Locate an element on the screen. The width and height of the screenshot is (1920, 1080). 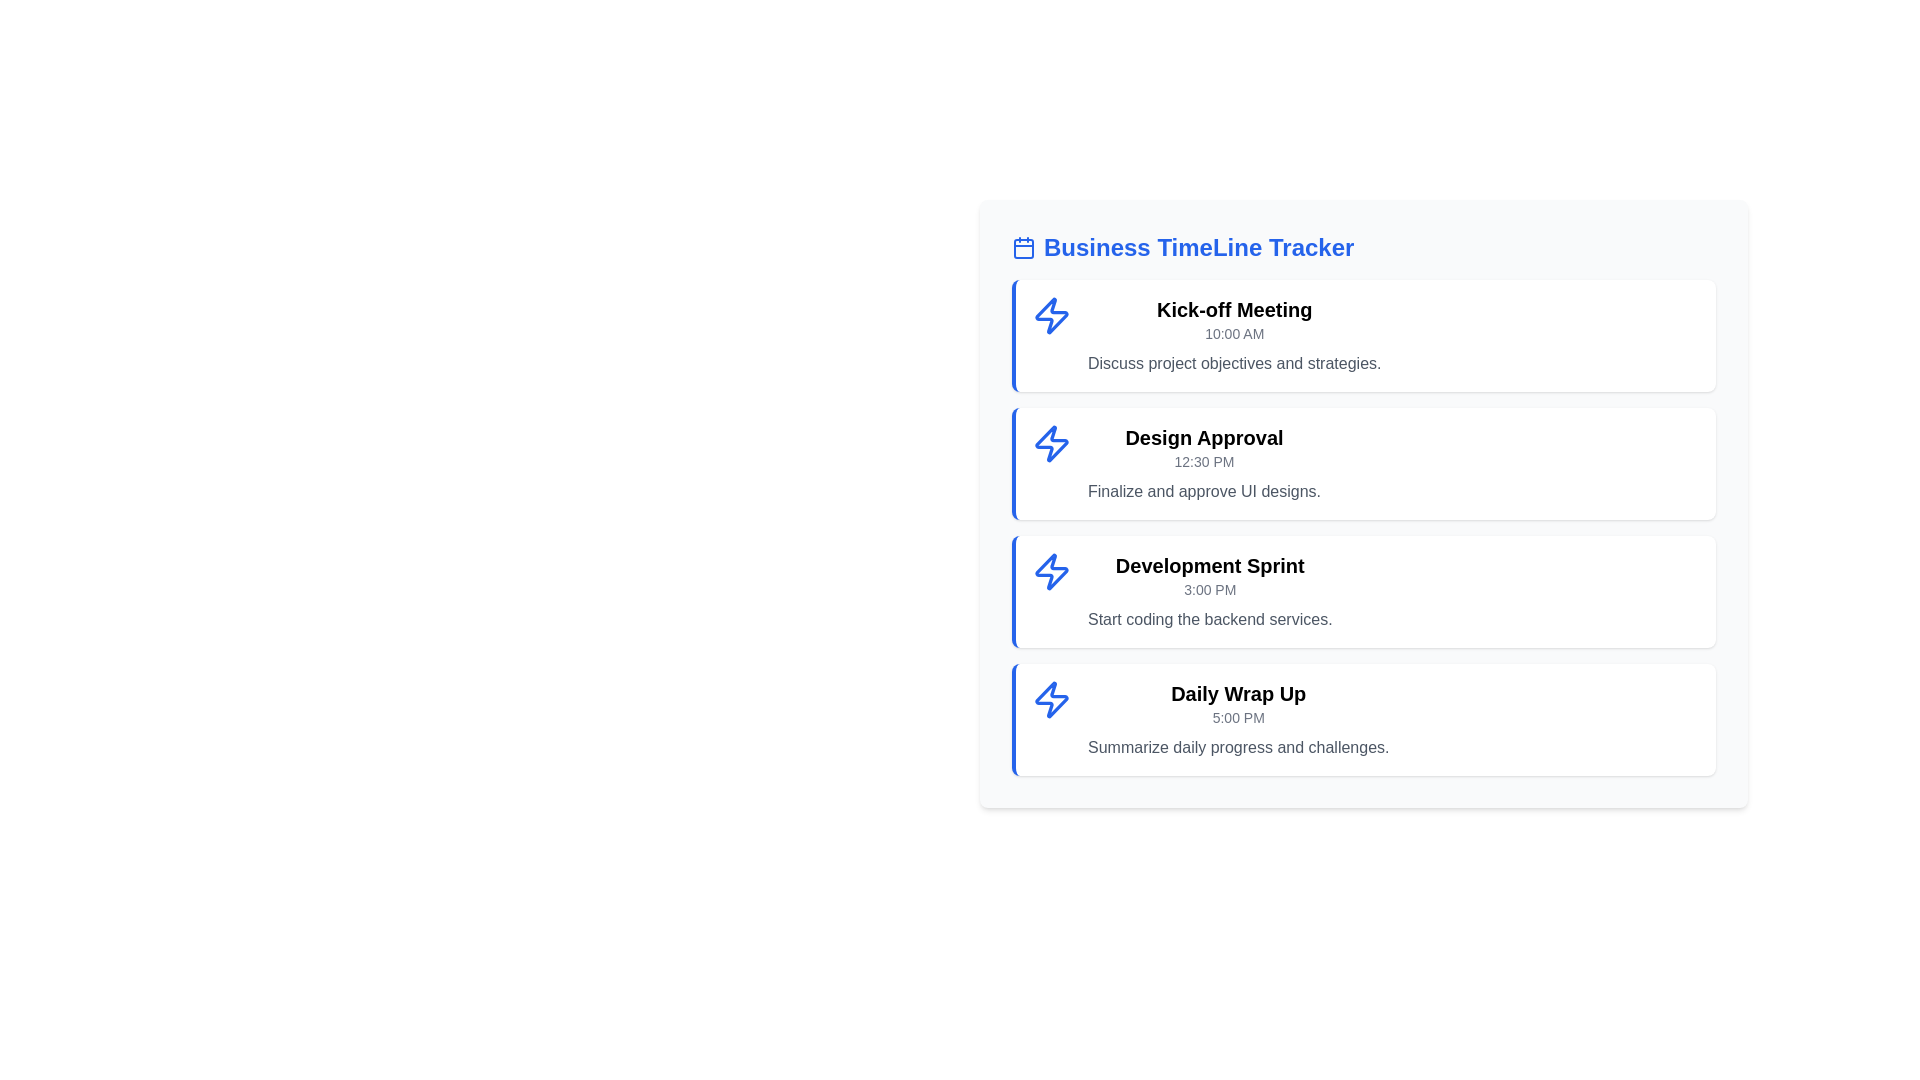
the blue lightning bolt icon located at the top-left area of the 'Development Sprint' card, which is the third card in a vertical list of four cards is located at coordinates (1050, 571).